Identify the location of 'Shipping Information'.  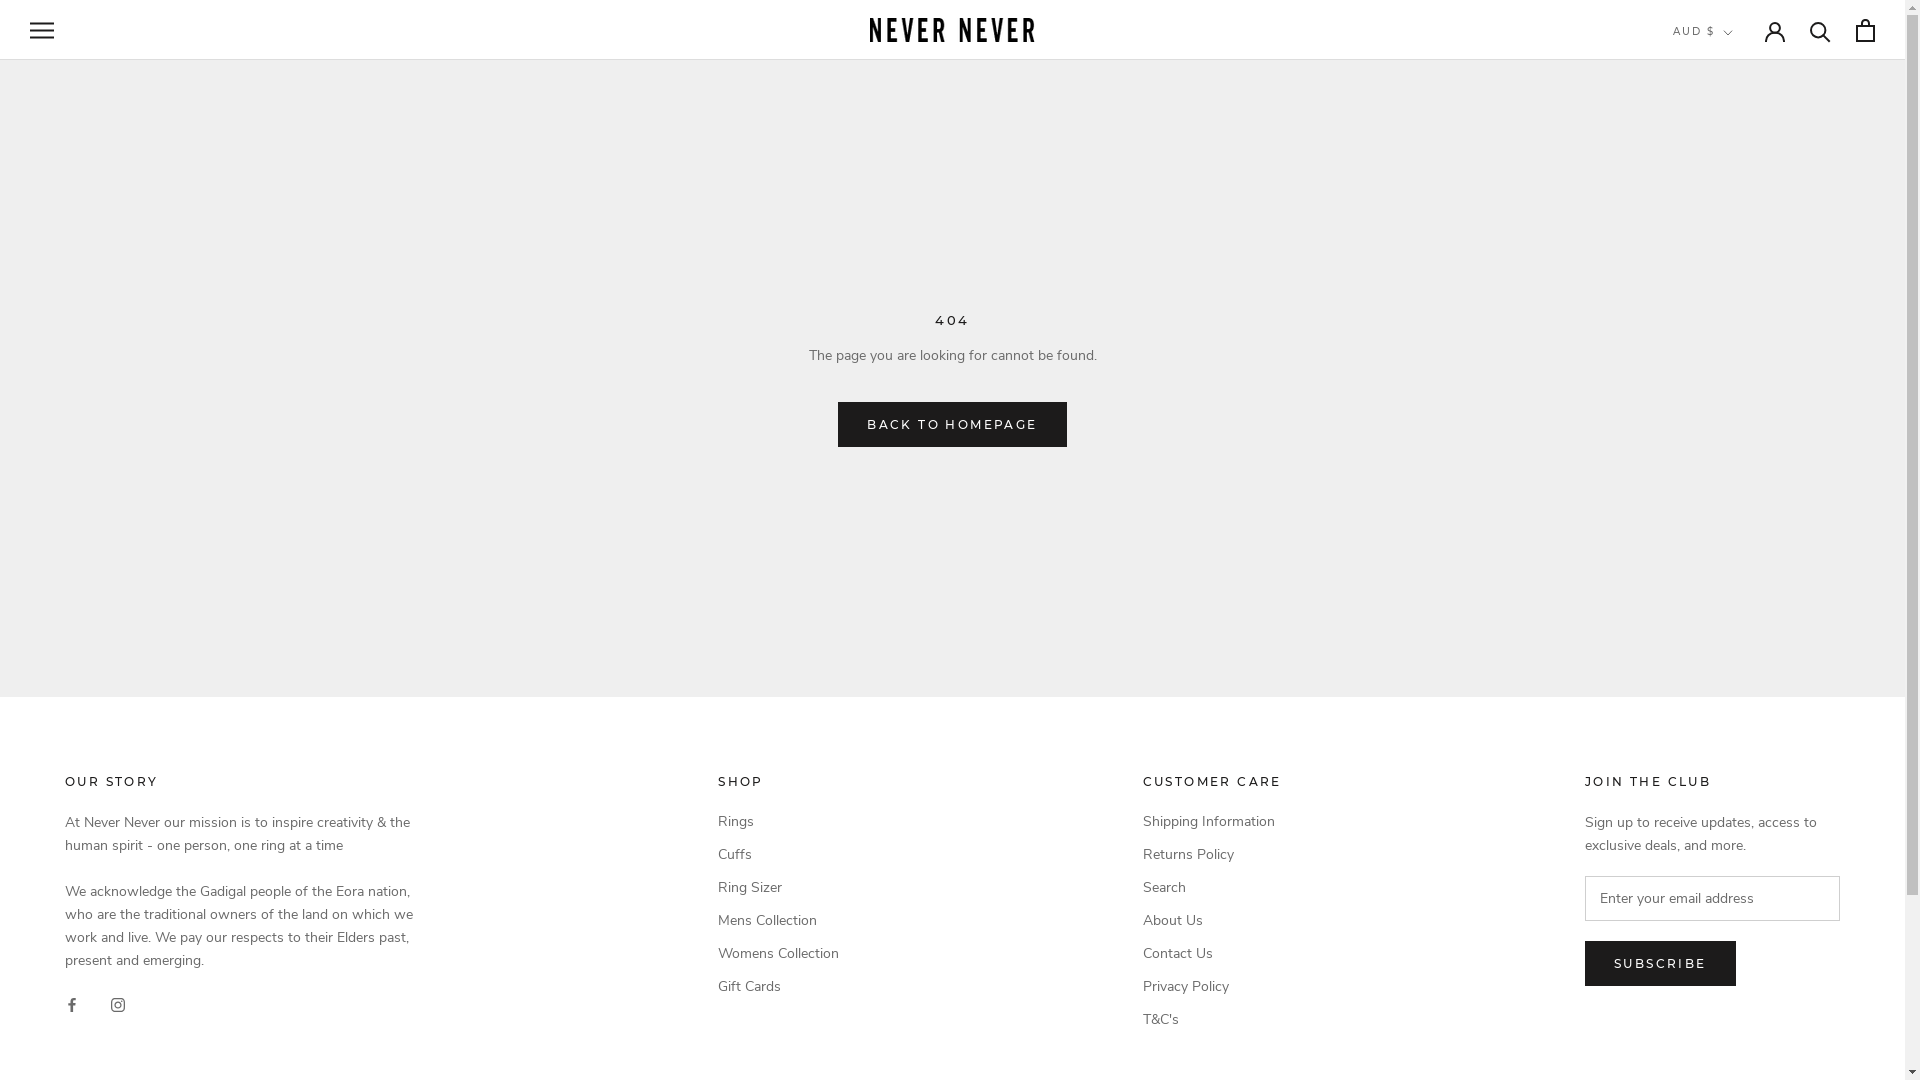
(1211, 821).